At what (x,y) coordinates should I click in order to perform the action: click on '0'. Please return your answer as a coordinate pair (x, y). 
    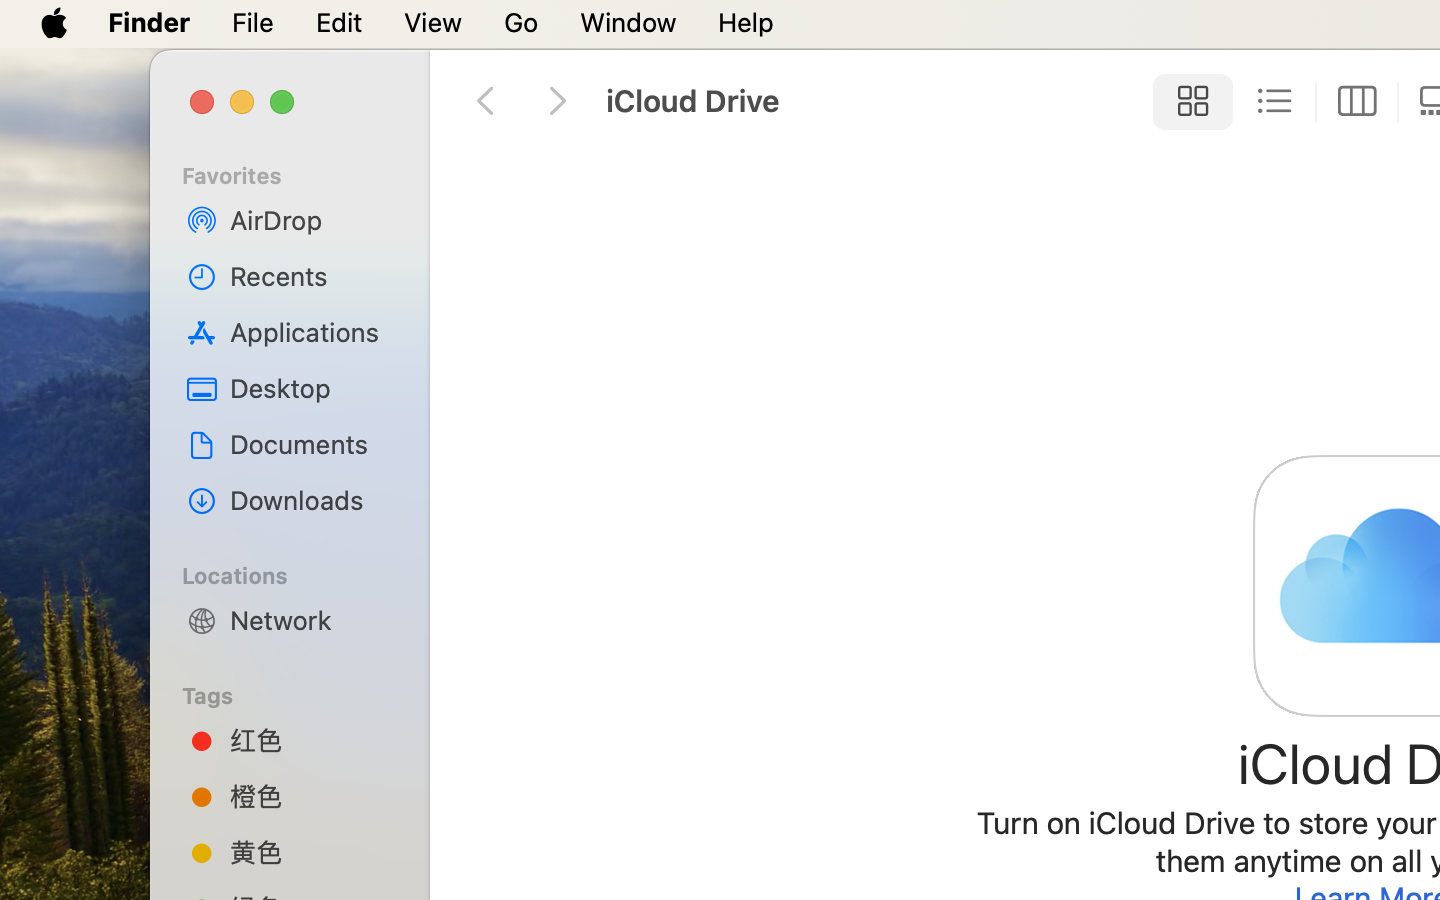
    Looking at the image, I should click on (1356, 100).